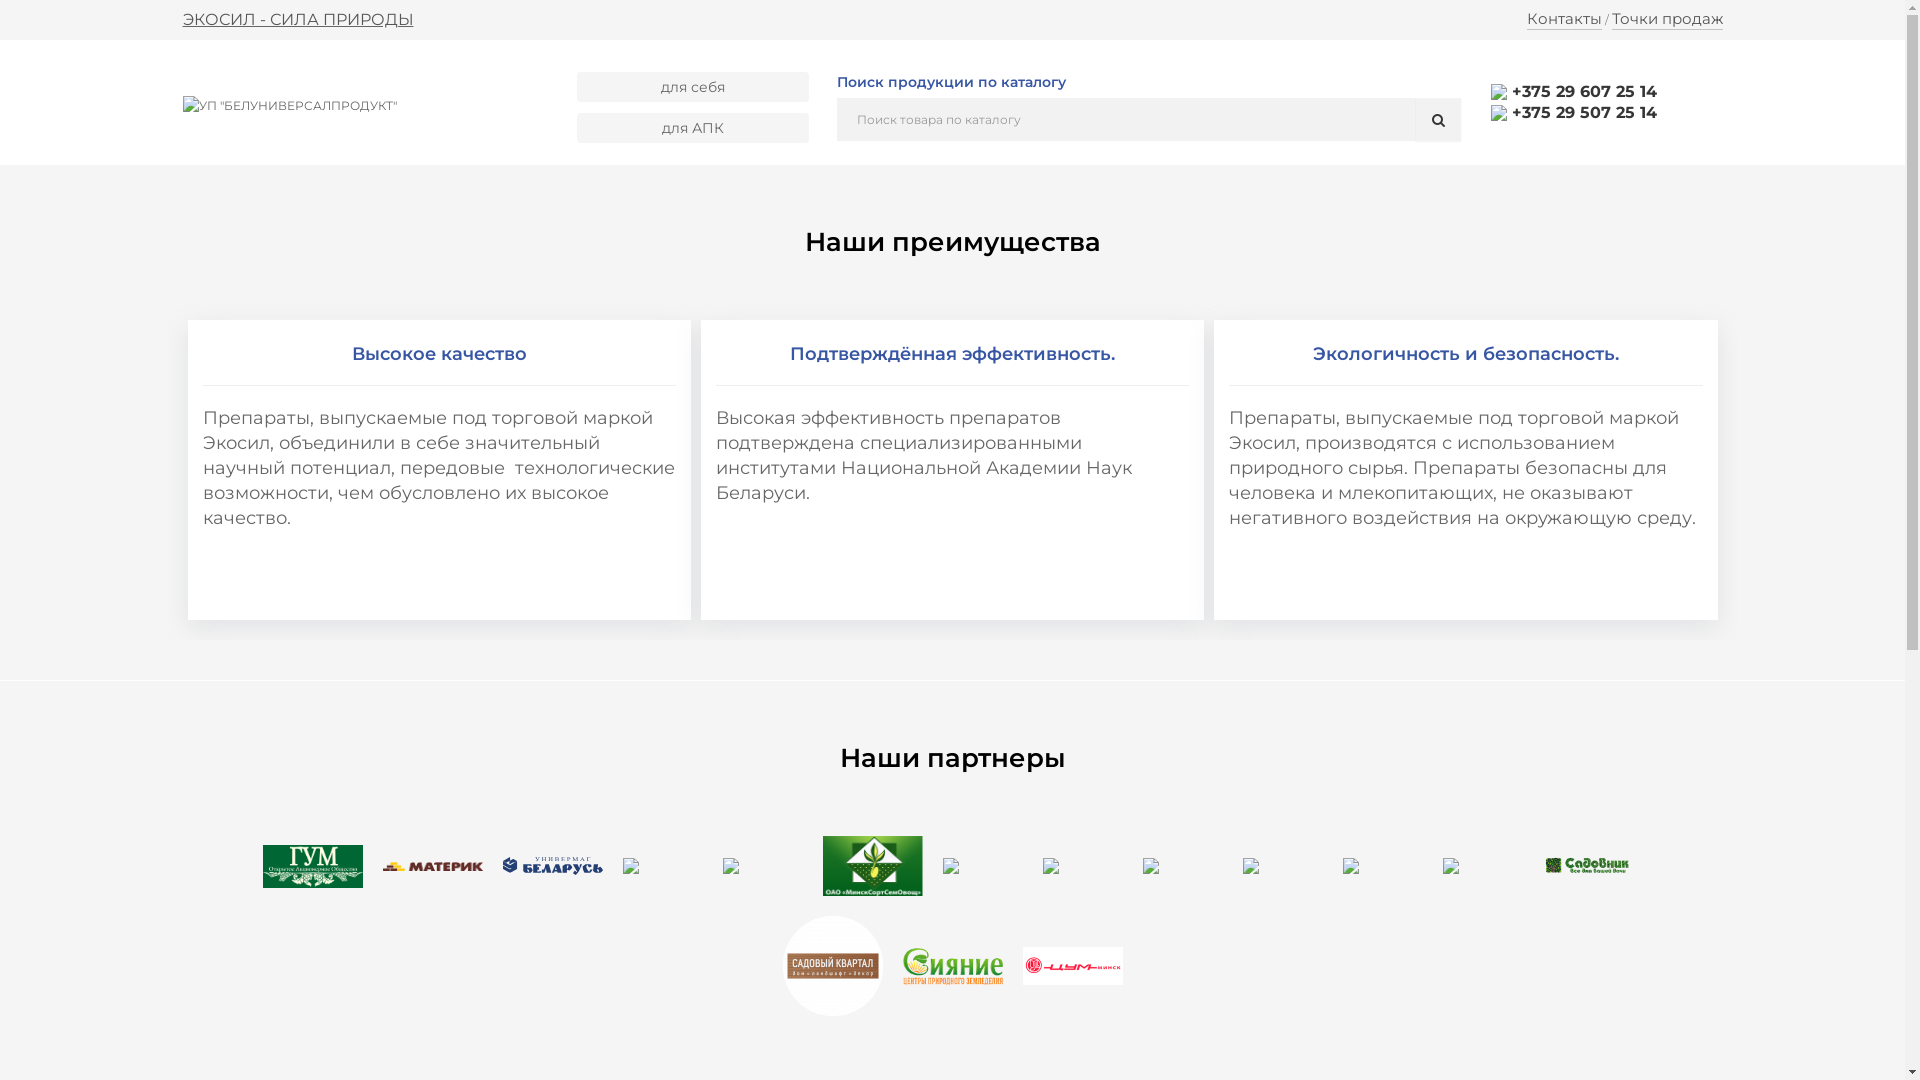  Describe the element at coordinates (1573, 111) in the screenshot. I see `'+375 29 507 25 14'` at that location.